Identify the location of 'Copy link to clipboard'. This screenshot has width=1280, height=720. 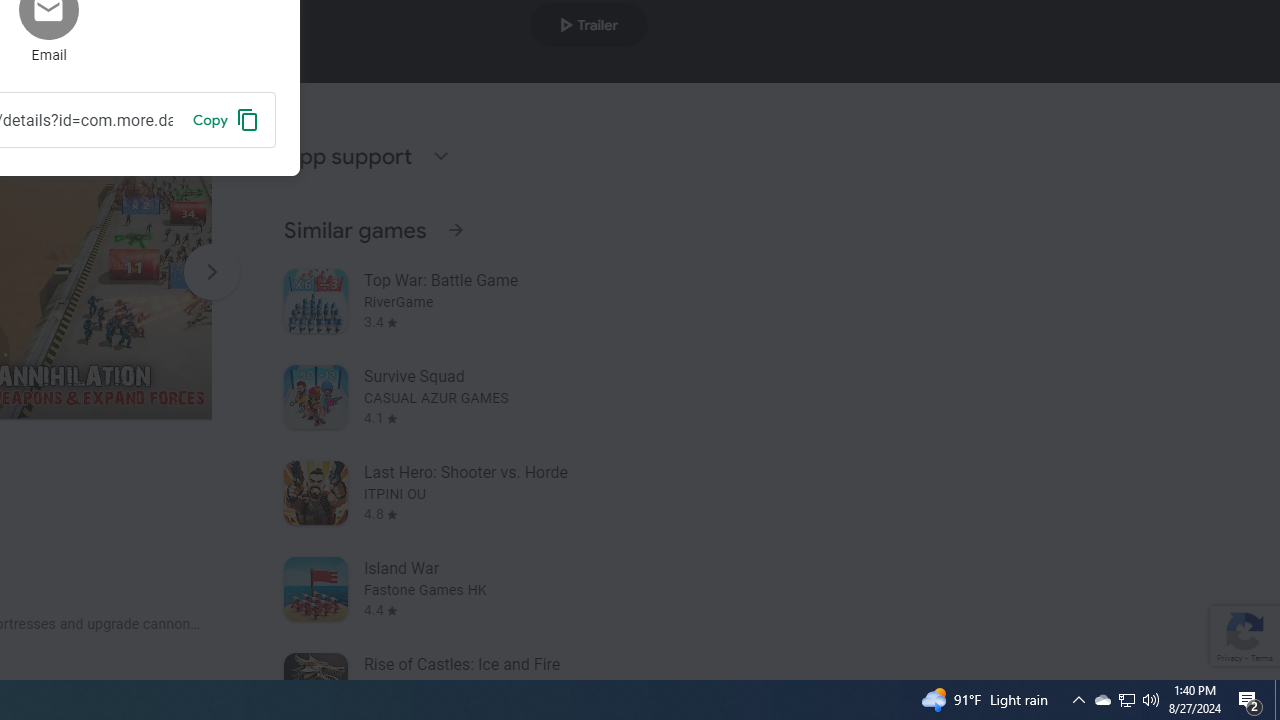
(225, 119).